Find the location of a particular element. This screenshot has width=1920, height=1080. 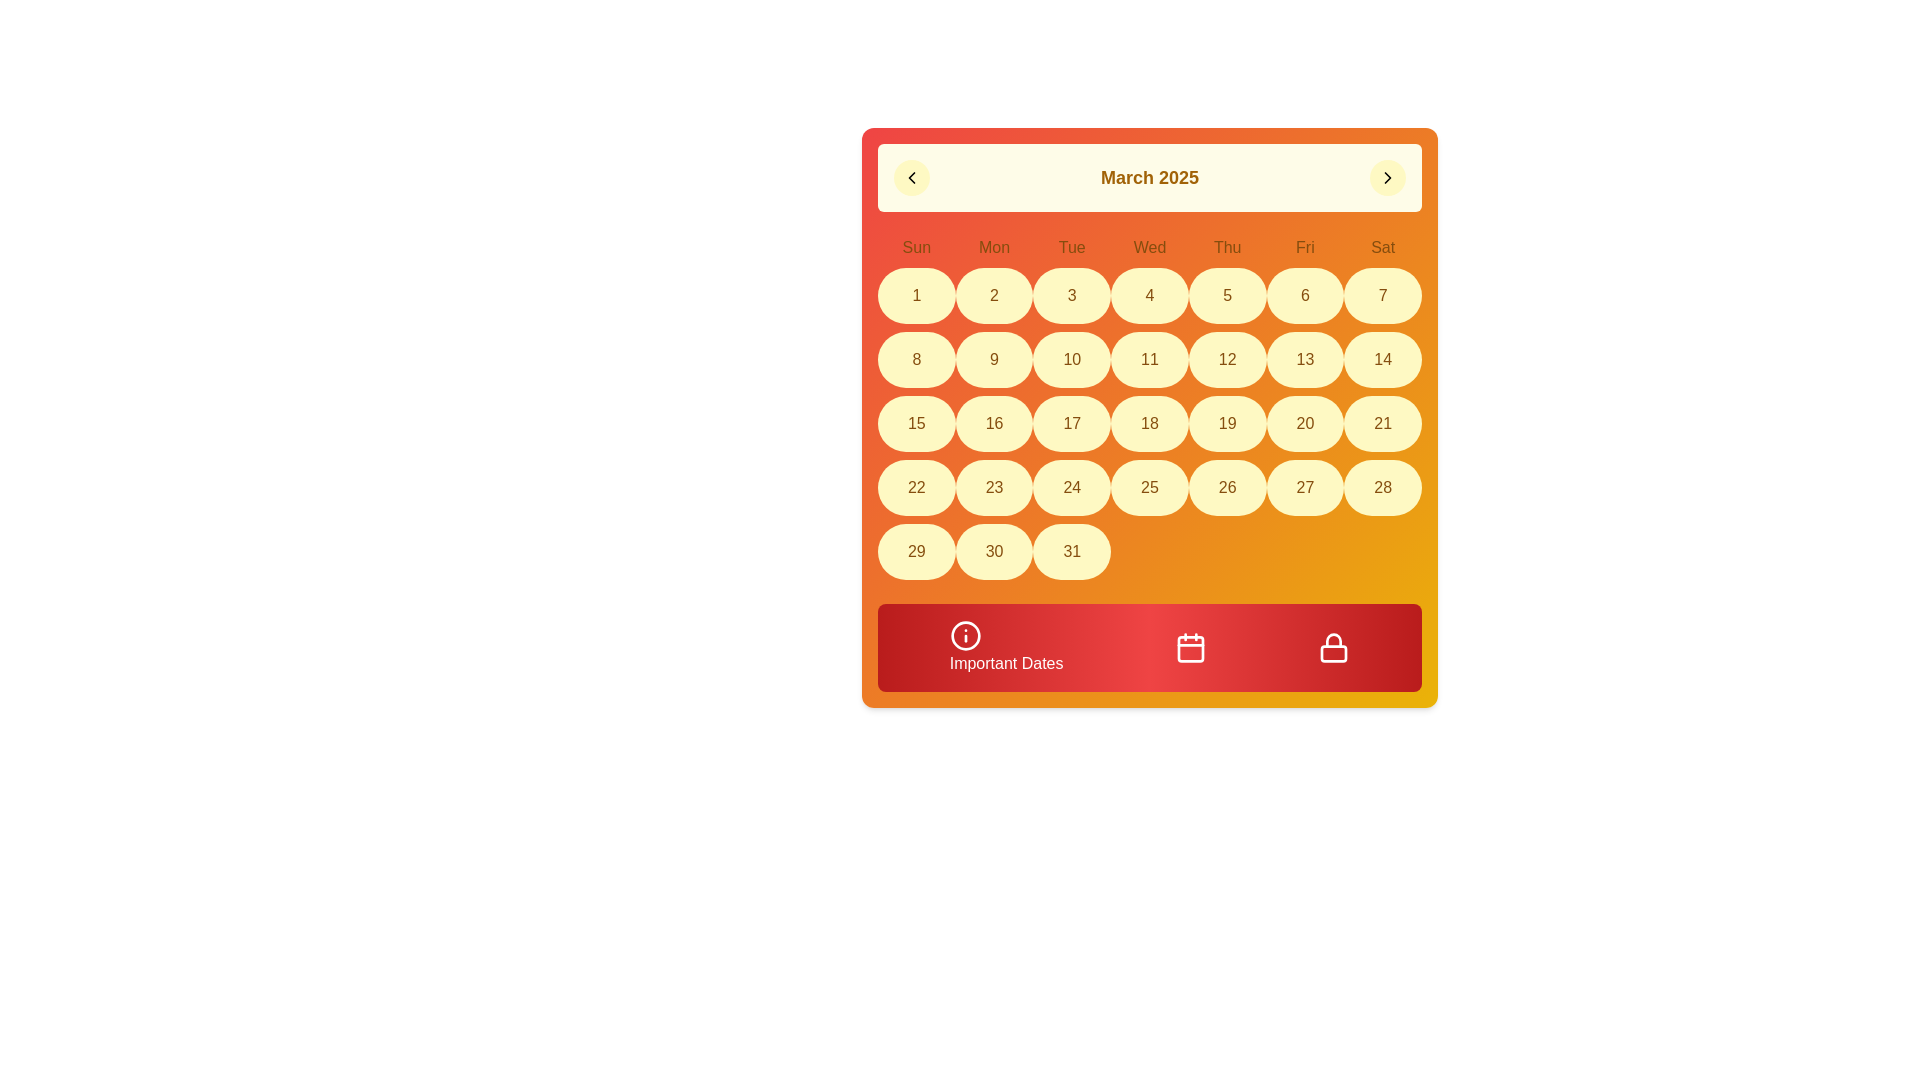

the calendar icon button located centrally within the bottom red gradient bar, positioned between the information icon and the lock icon is located at coordinates (1190, 648).